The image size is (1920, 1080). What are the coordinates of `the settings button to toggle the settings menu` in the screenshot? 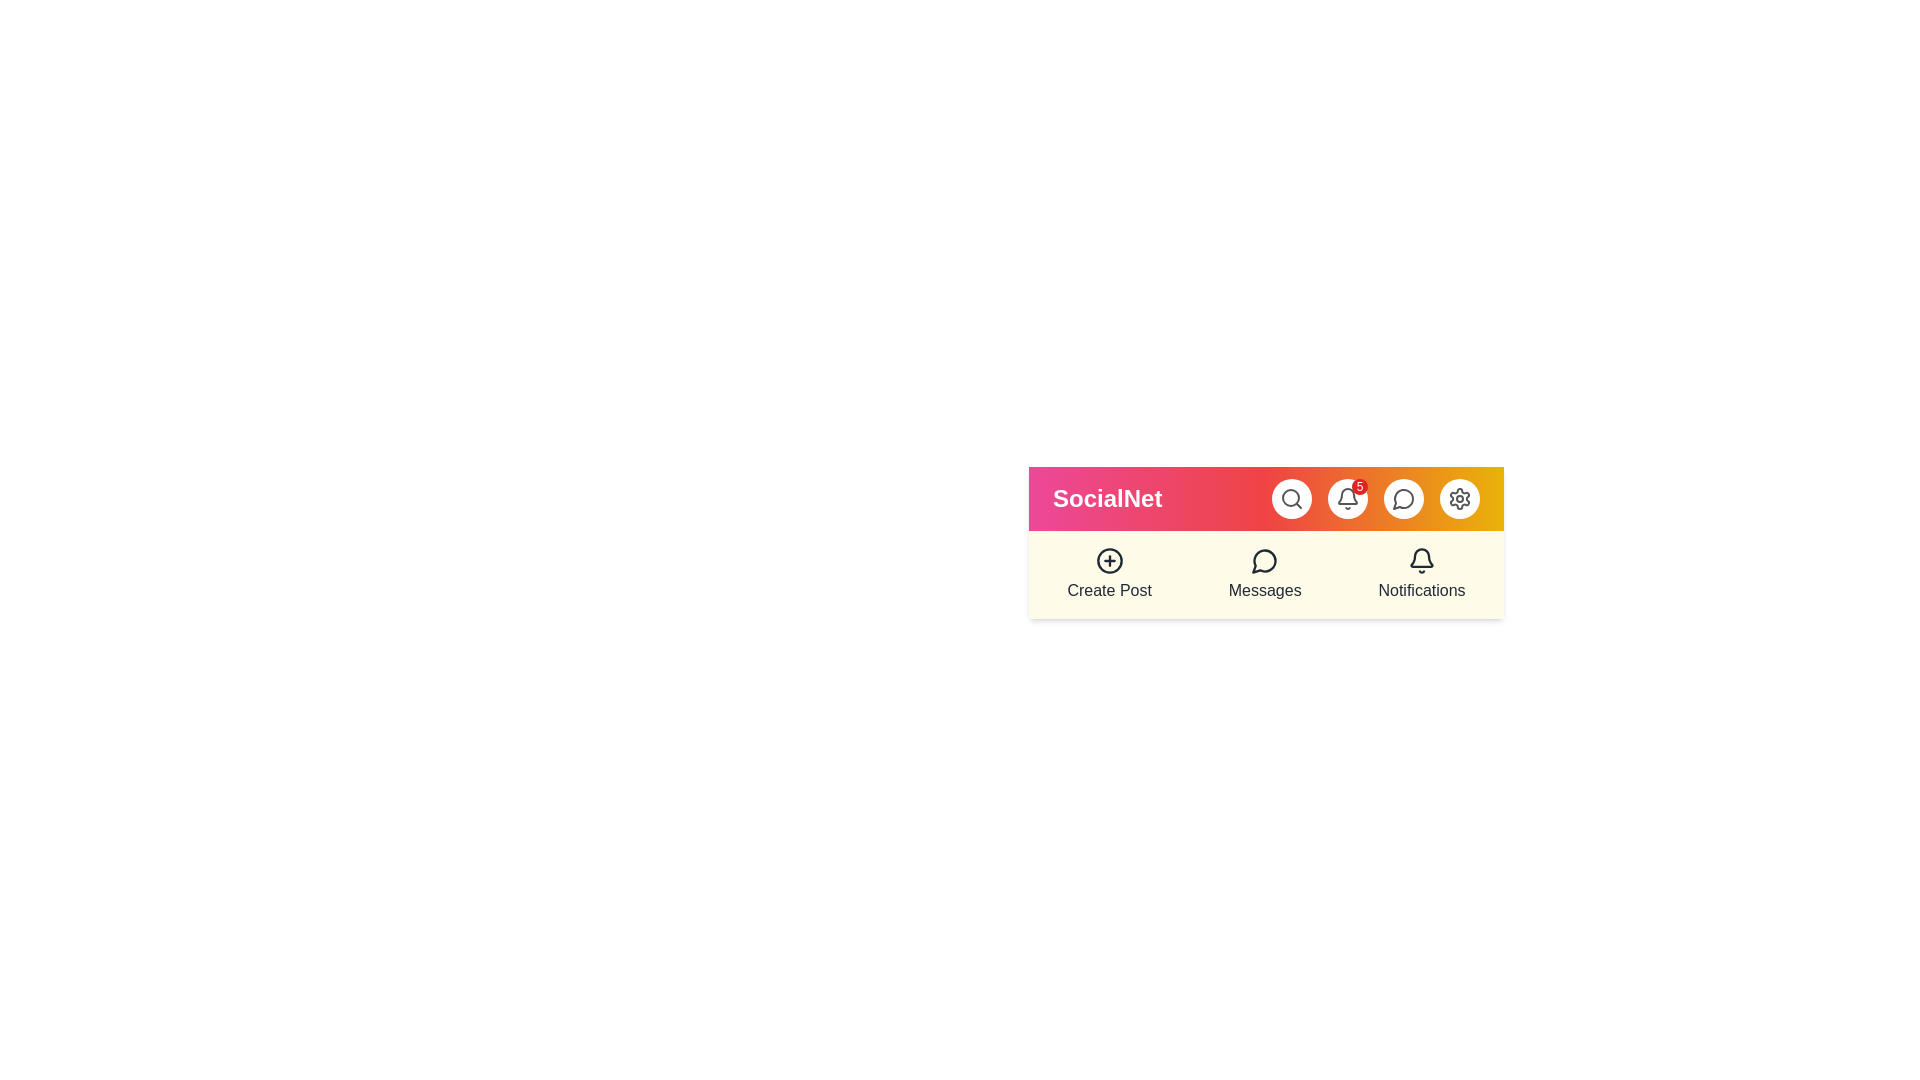 It's located at (1459, 497).